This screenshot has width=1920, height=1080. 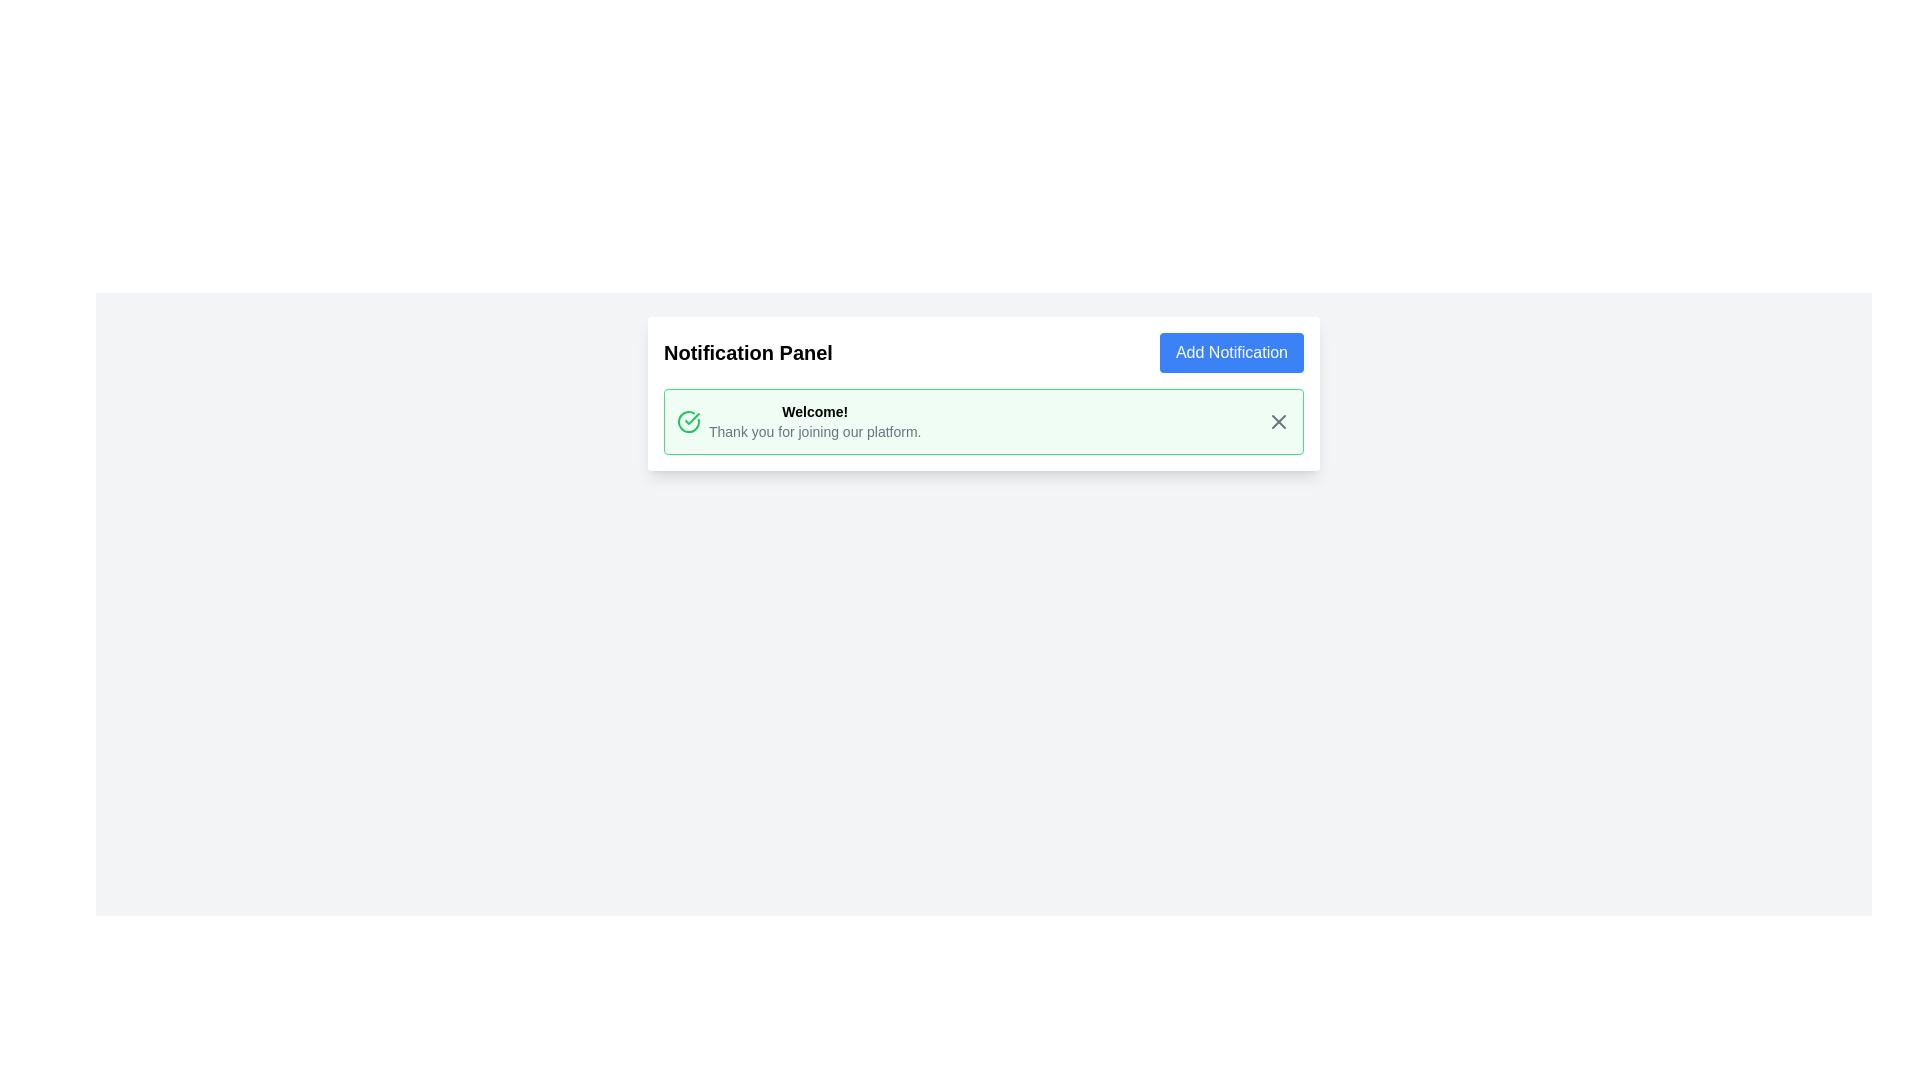 I want to click on the 'Welcome!' notification text or the accompanying green checkmark icon for additional effects, so click(x=798, y=420).